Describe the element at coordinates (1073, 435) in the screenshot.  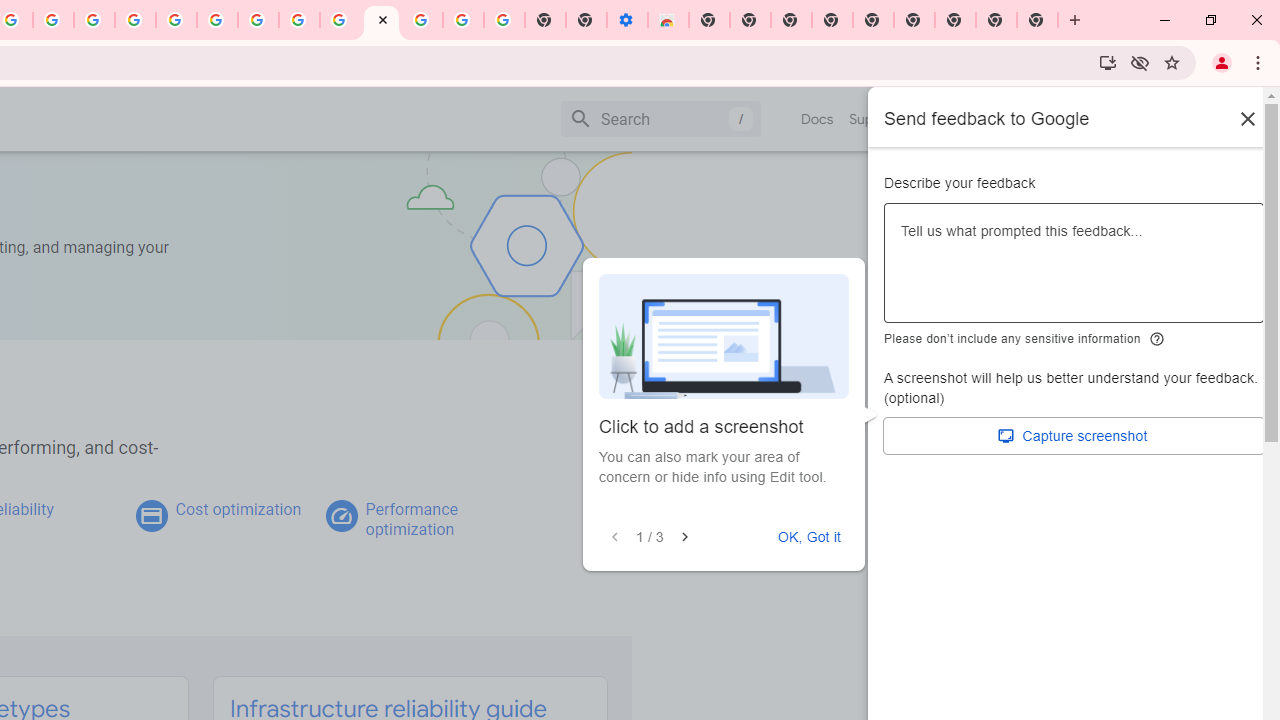
I see `'Capture screenshot'` at that location.